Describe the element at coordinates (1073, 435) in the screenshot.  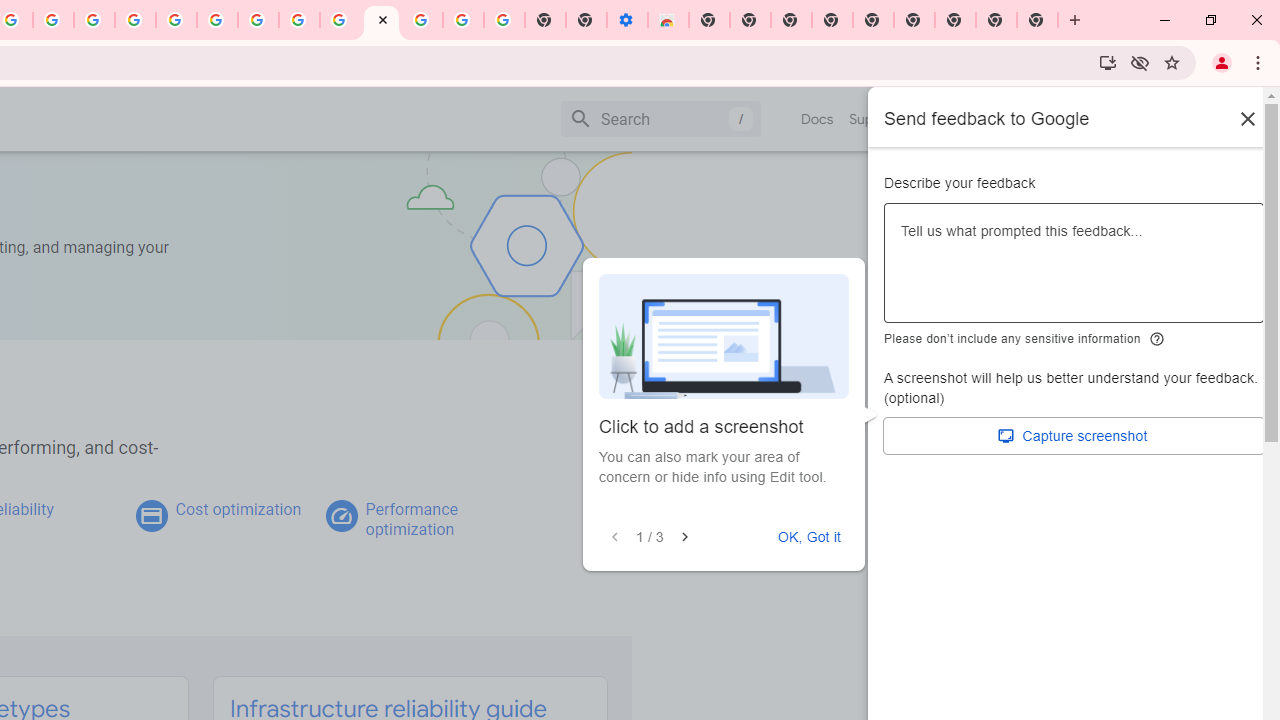
I see `'Capture screenshot'` at that location.